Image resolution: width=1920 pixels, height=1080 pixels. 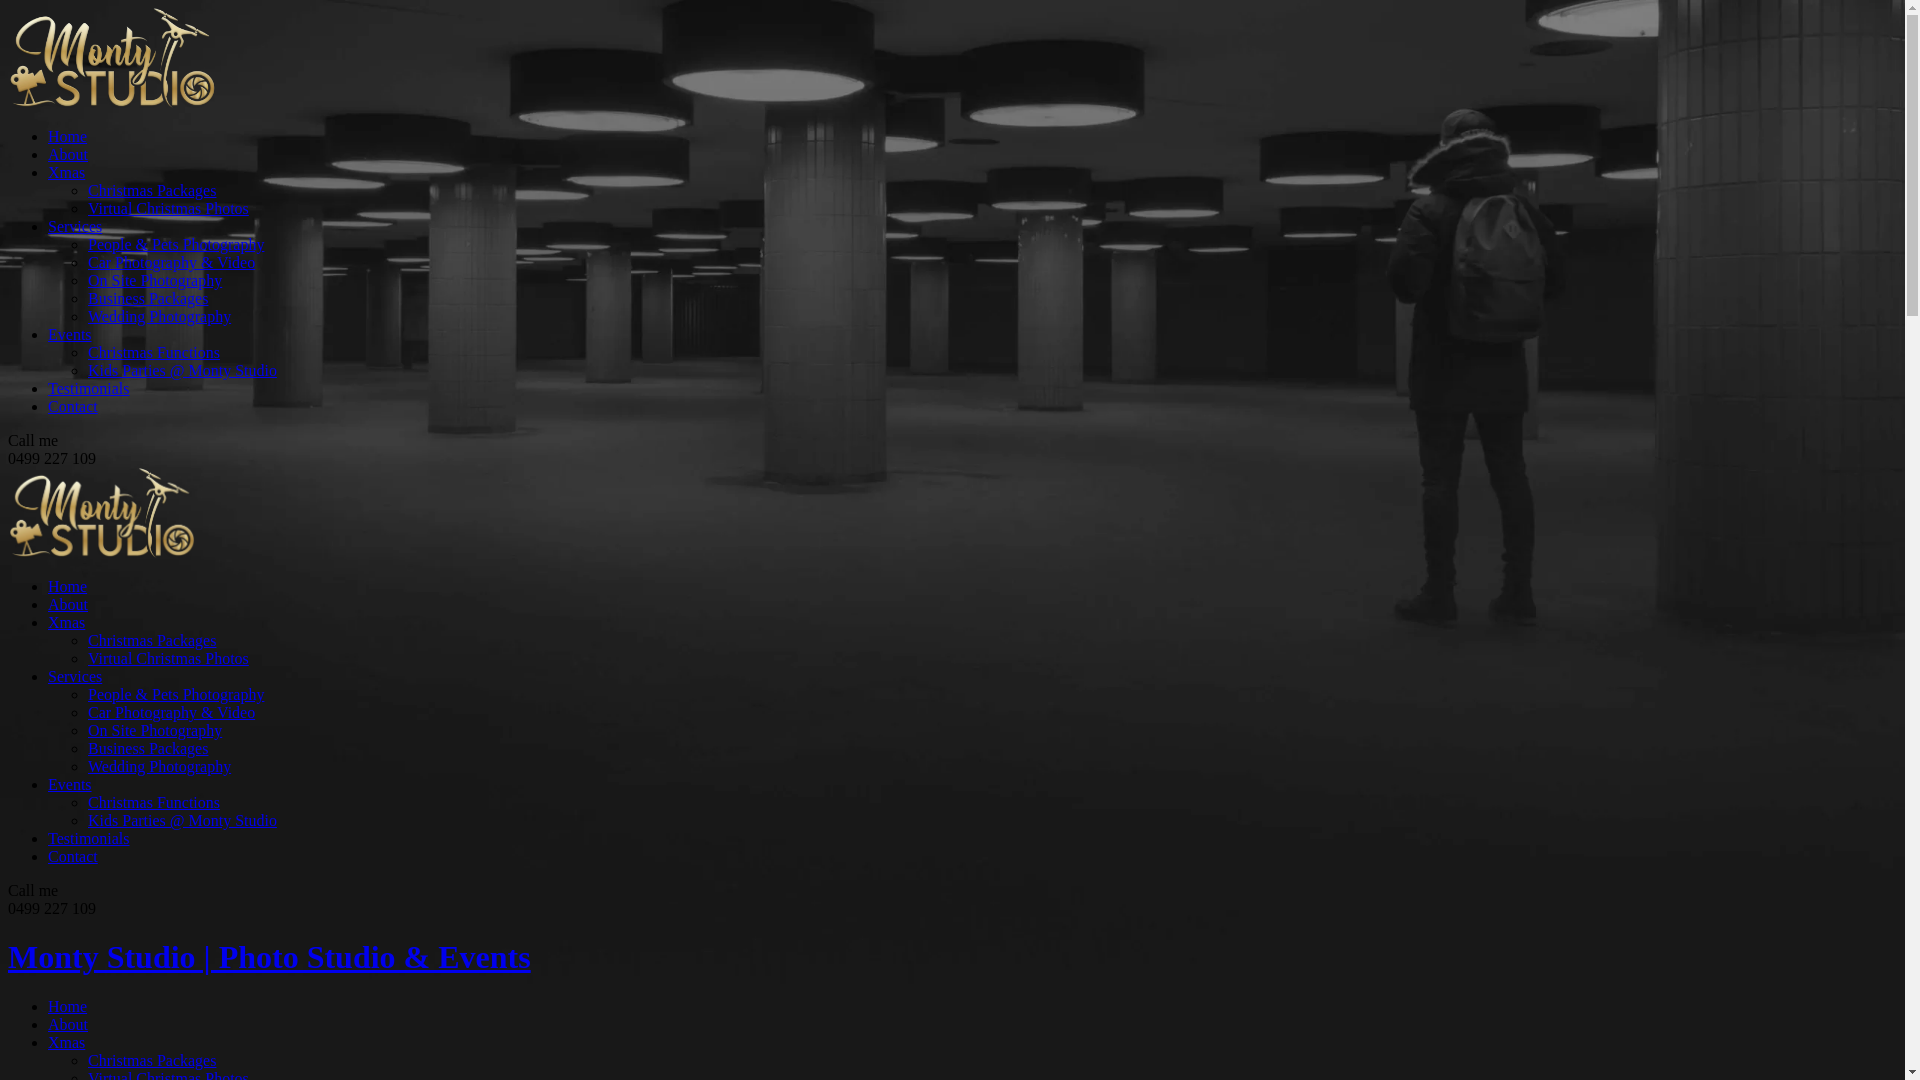 What do you see at coordinates (48, 1041) in the screenshot?
I see `'Xmas'` at bounding box center [48, 1041].